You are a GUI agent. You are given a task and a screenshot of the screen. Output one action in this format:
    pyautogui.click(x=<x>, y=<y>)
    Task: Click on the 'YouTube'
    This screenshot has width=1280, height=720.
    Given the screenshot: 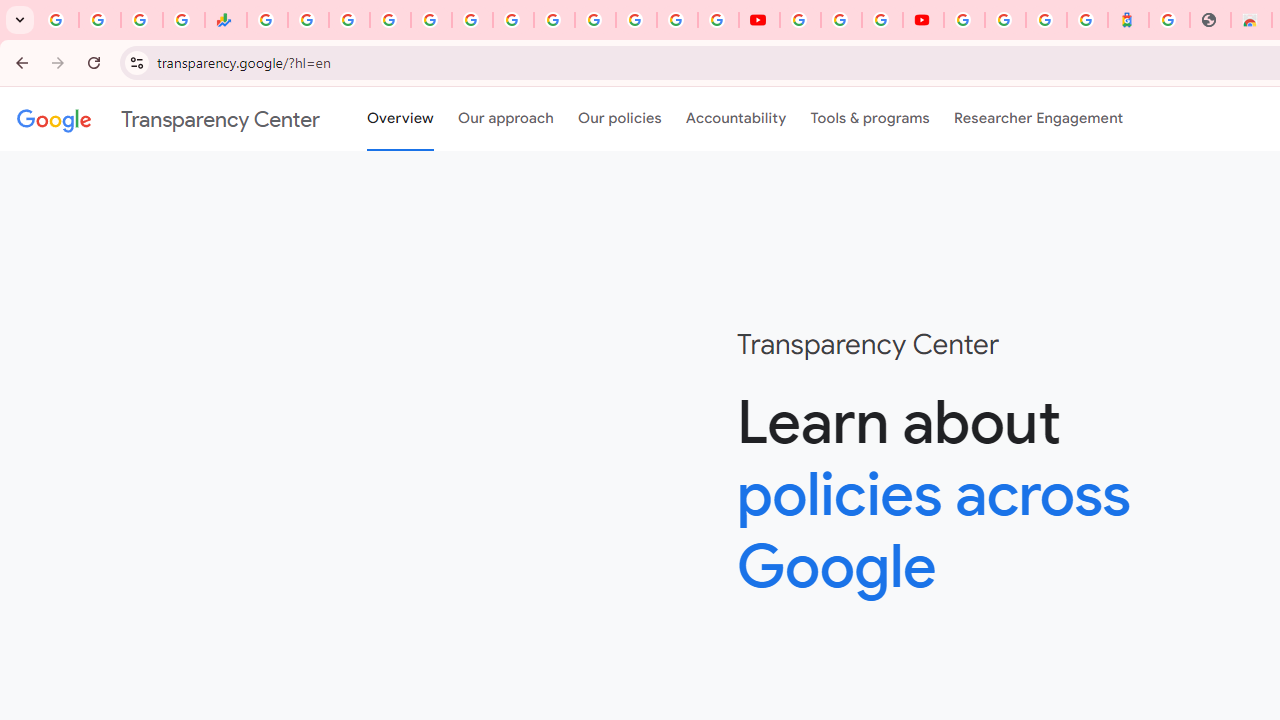 What is the action you would take?
    pyautogui.click(x=800, y=20)
    